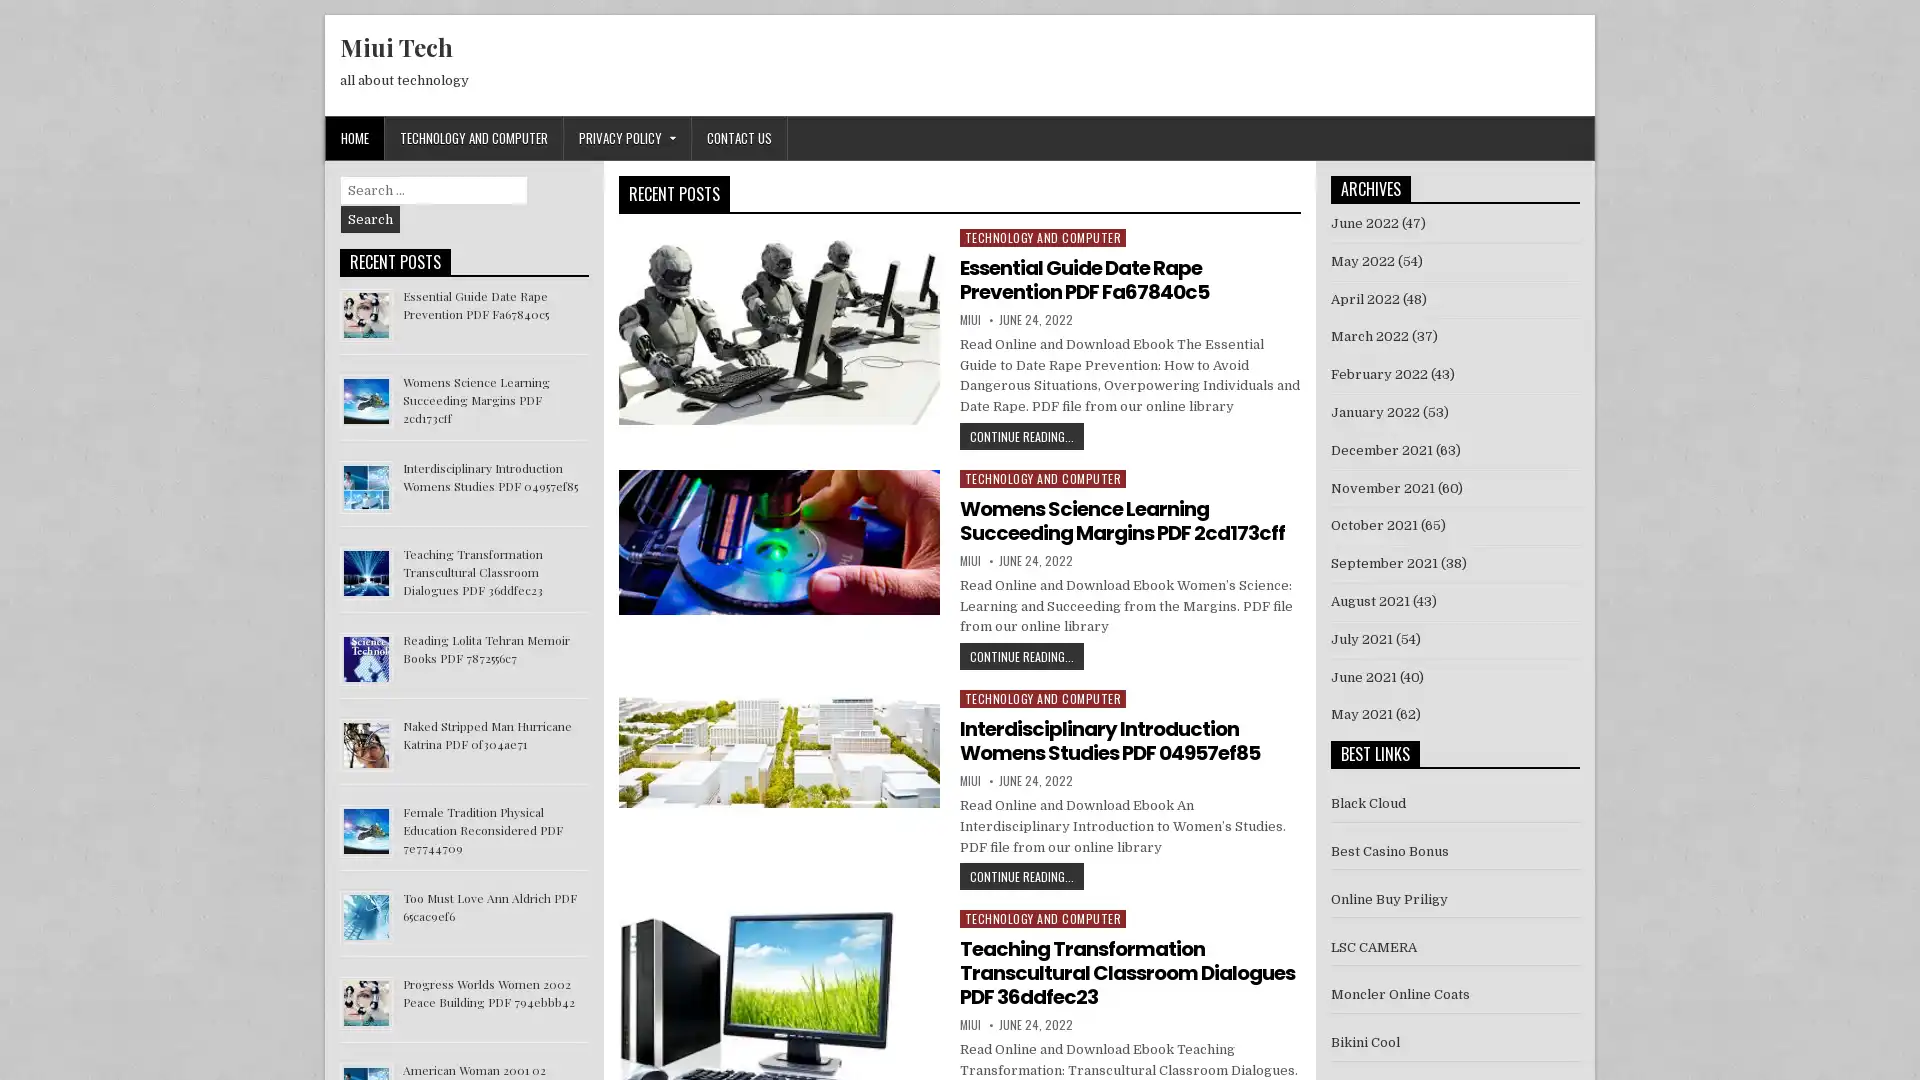 The height and width of the screenshot is (1080, 1920). Describe the element at coordinates (370, 219) in the screenshot. I see `Search` at that location.